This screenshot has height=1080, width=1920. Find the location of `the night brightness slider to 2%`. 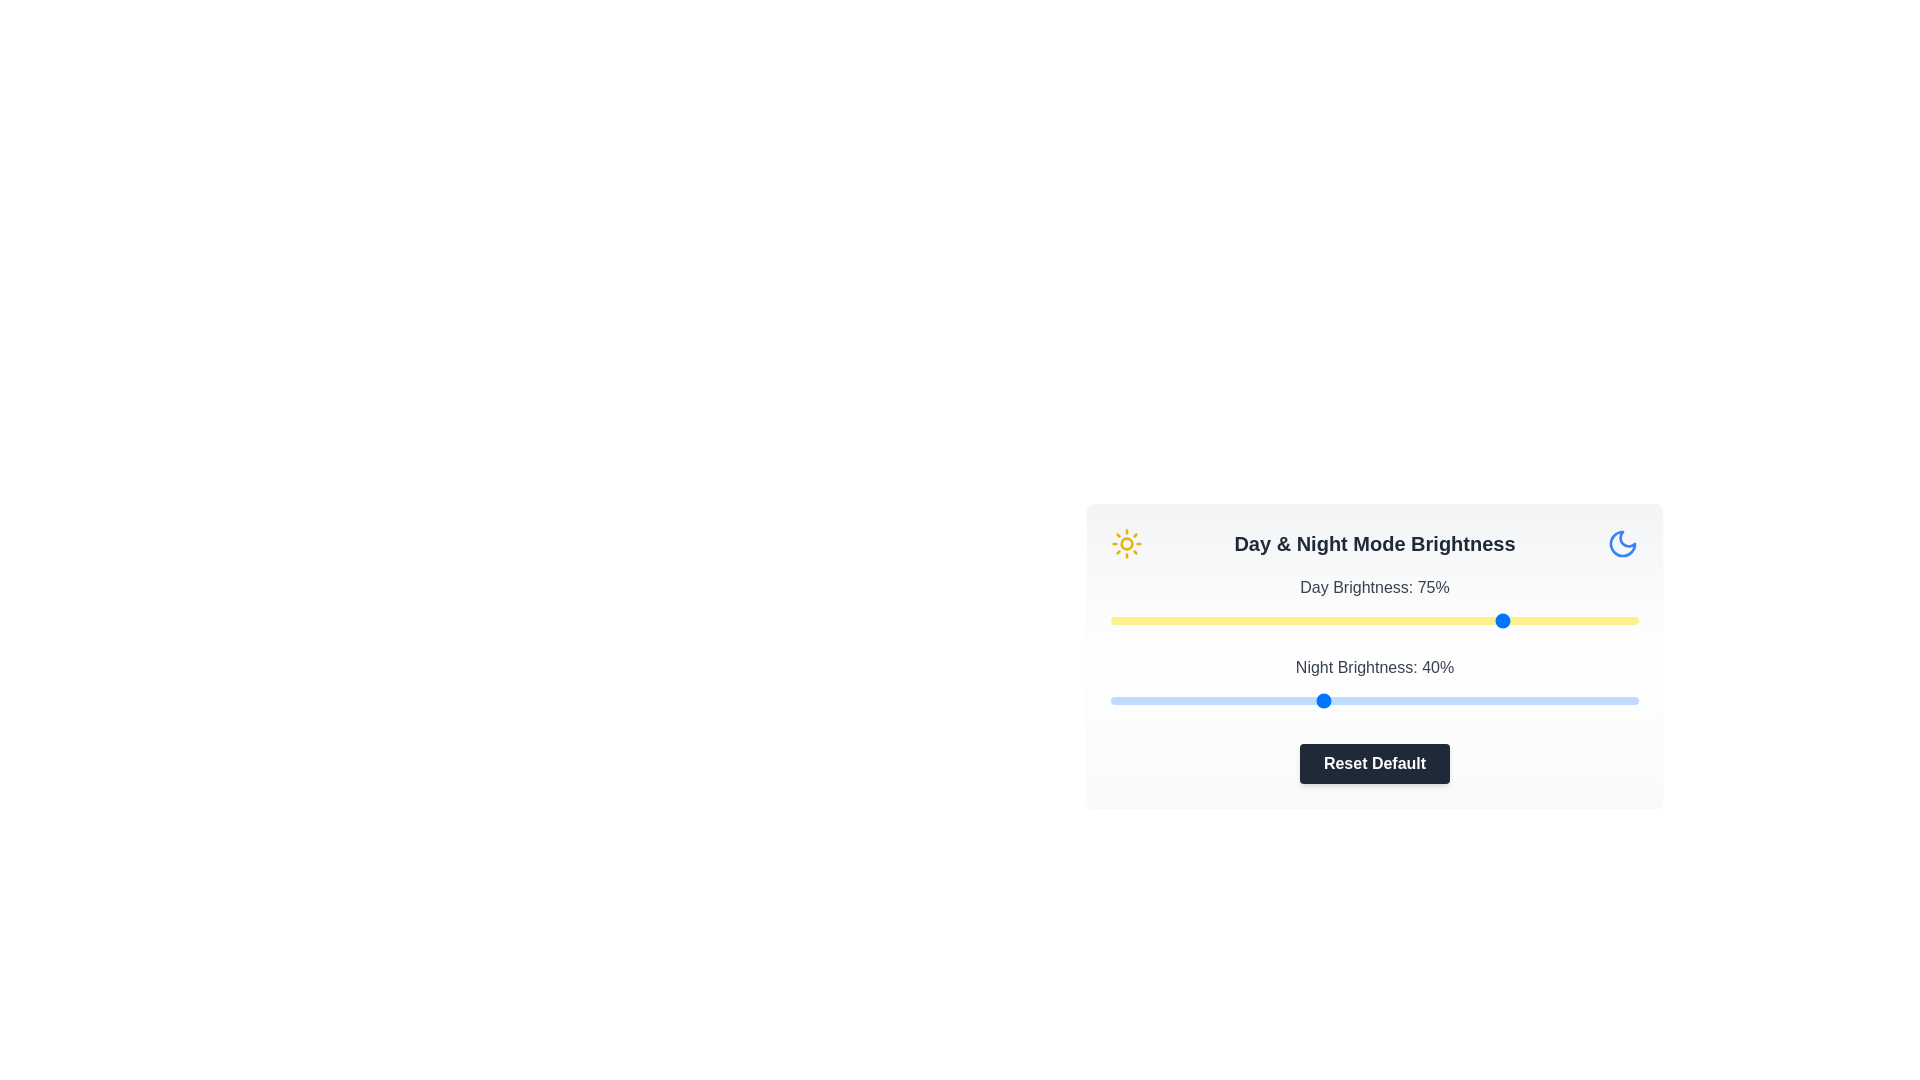

the night brightness slider to 2% is located at coordinates (1121, 700).